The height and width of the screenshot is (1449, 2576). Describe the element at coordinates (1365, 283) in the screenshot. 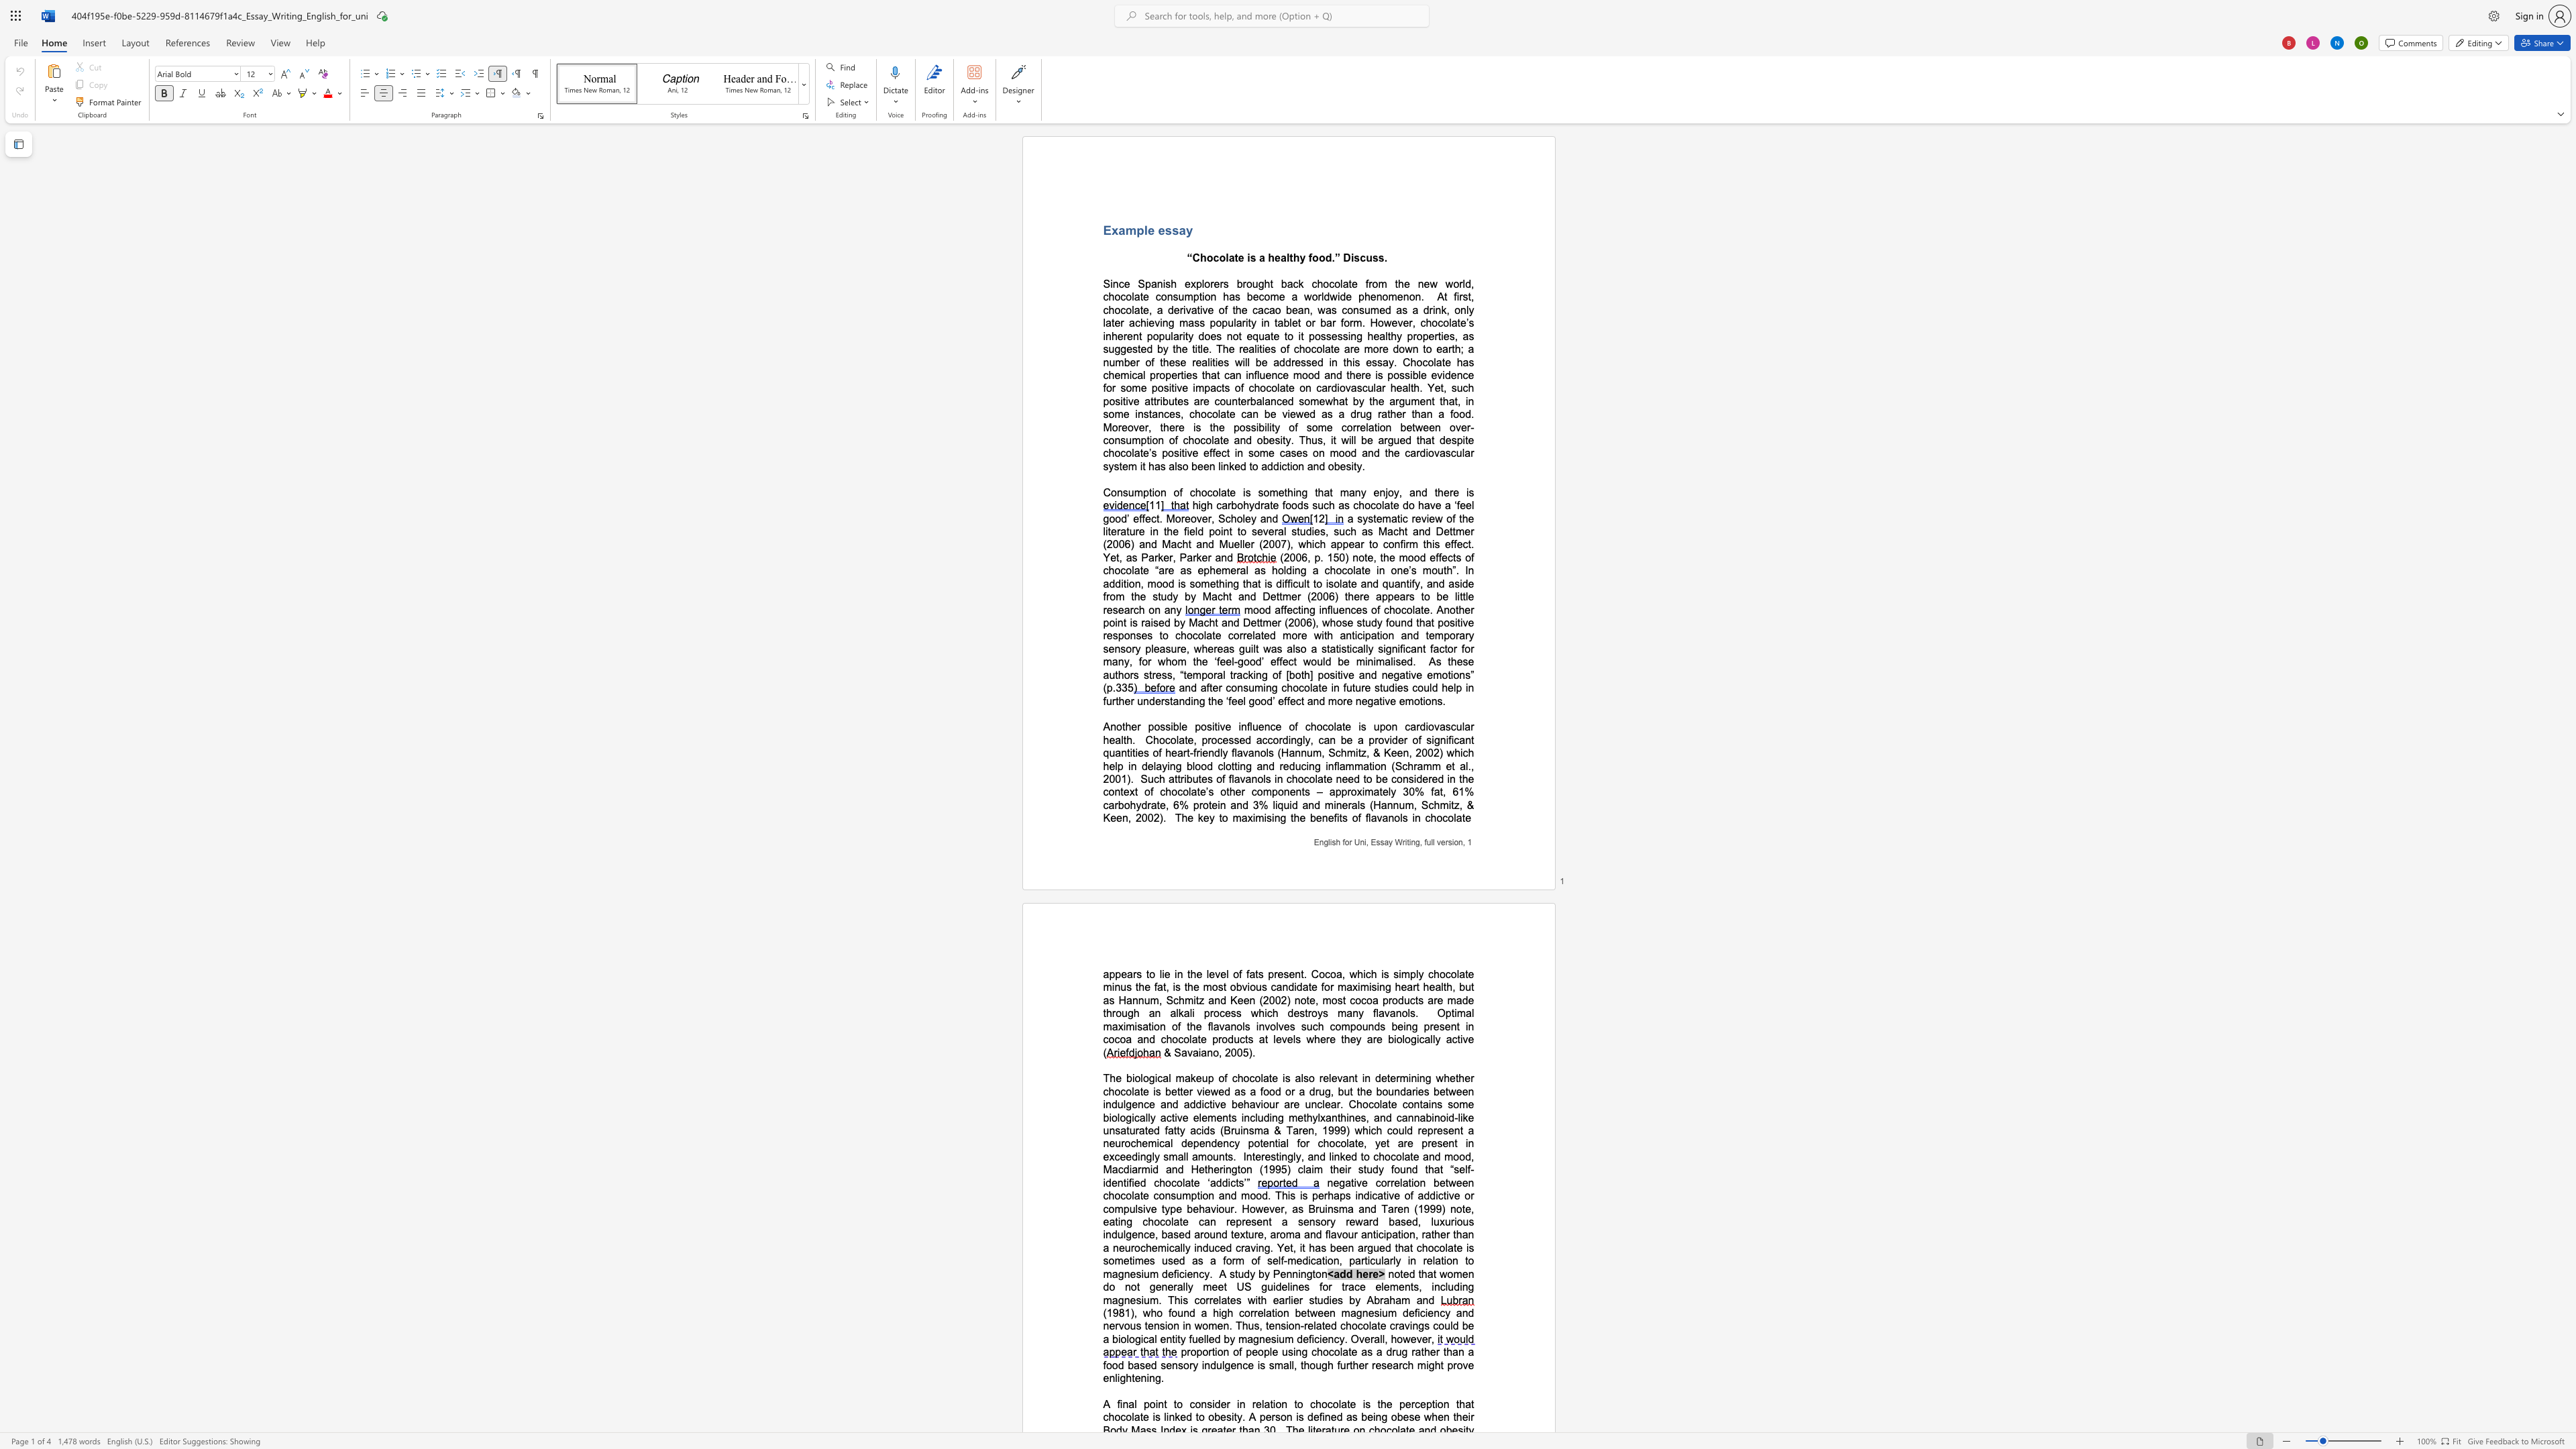

I see `the 1th character "f" in the text` at that location.